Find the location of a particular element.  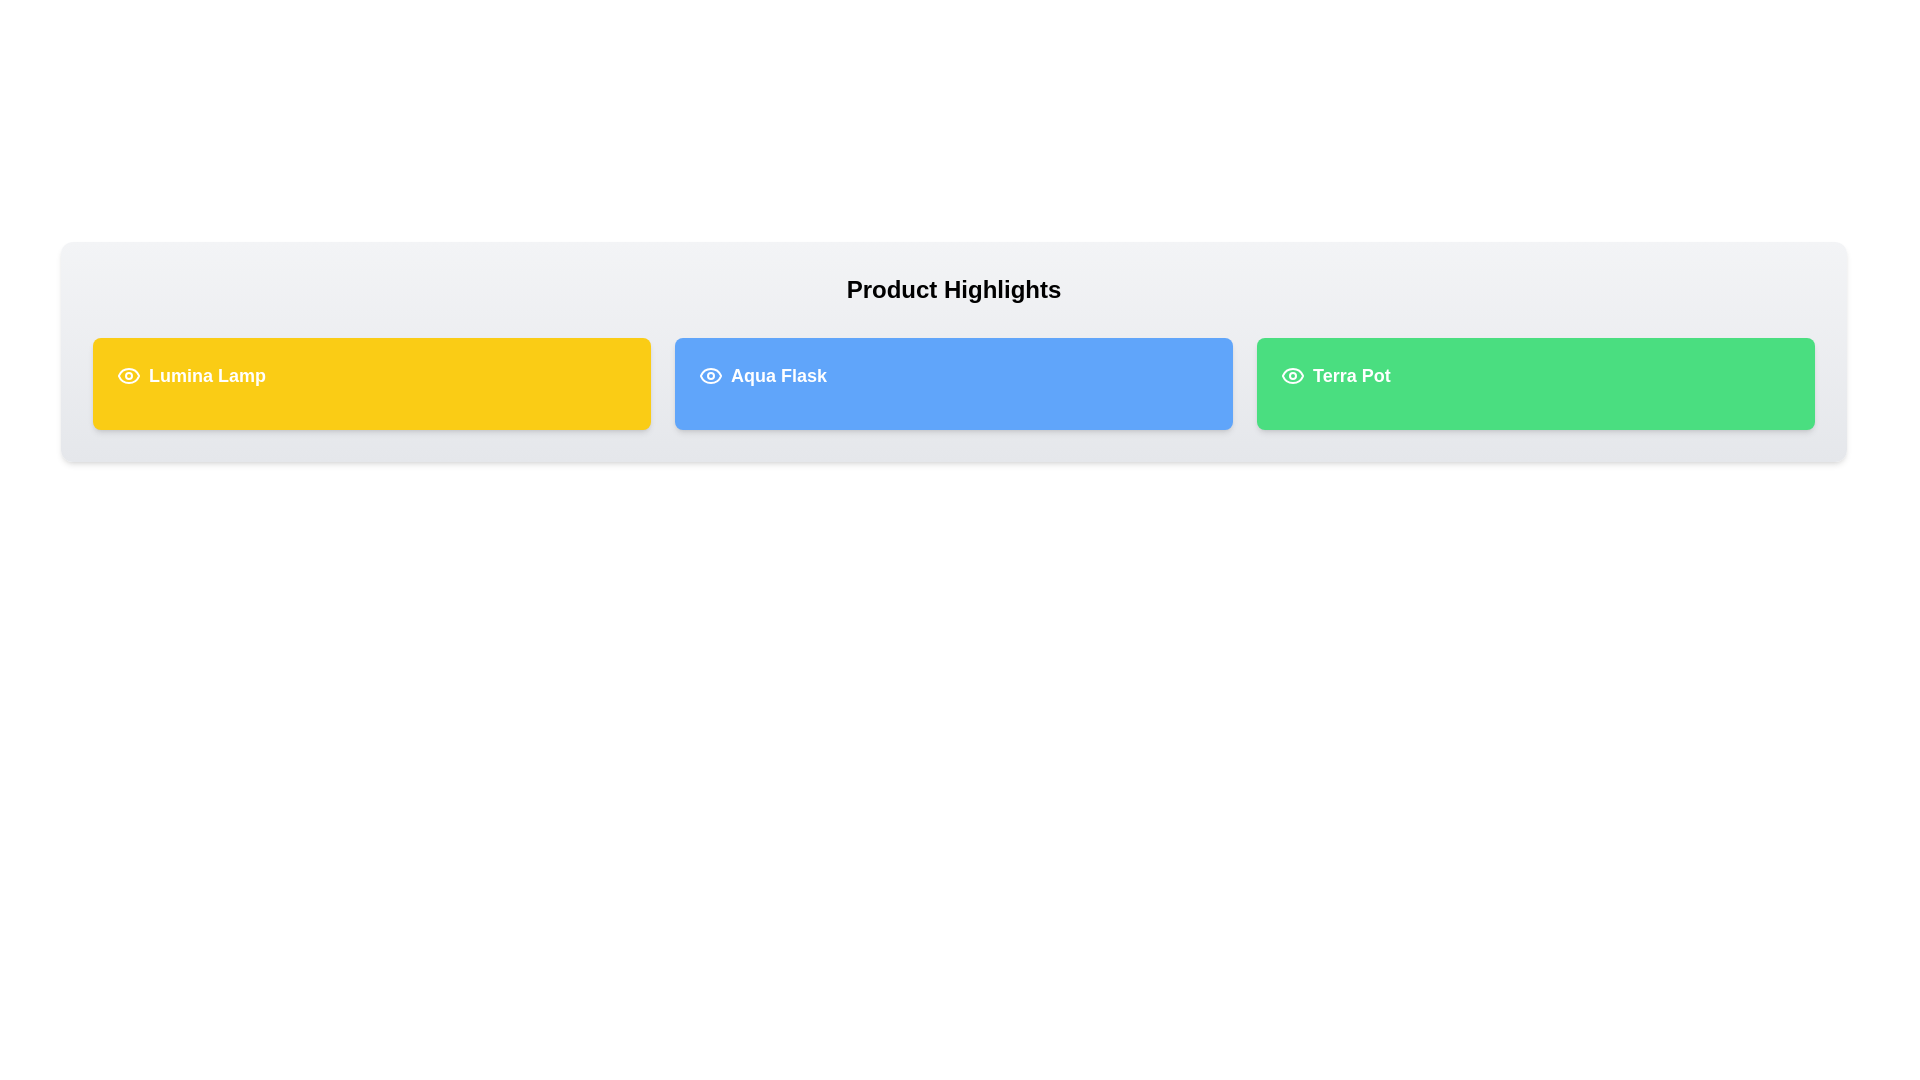

the 'Terra Pot' card is located at coordinates (1535, 384).